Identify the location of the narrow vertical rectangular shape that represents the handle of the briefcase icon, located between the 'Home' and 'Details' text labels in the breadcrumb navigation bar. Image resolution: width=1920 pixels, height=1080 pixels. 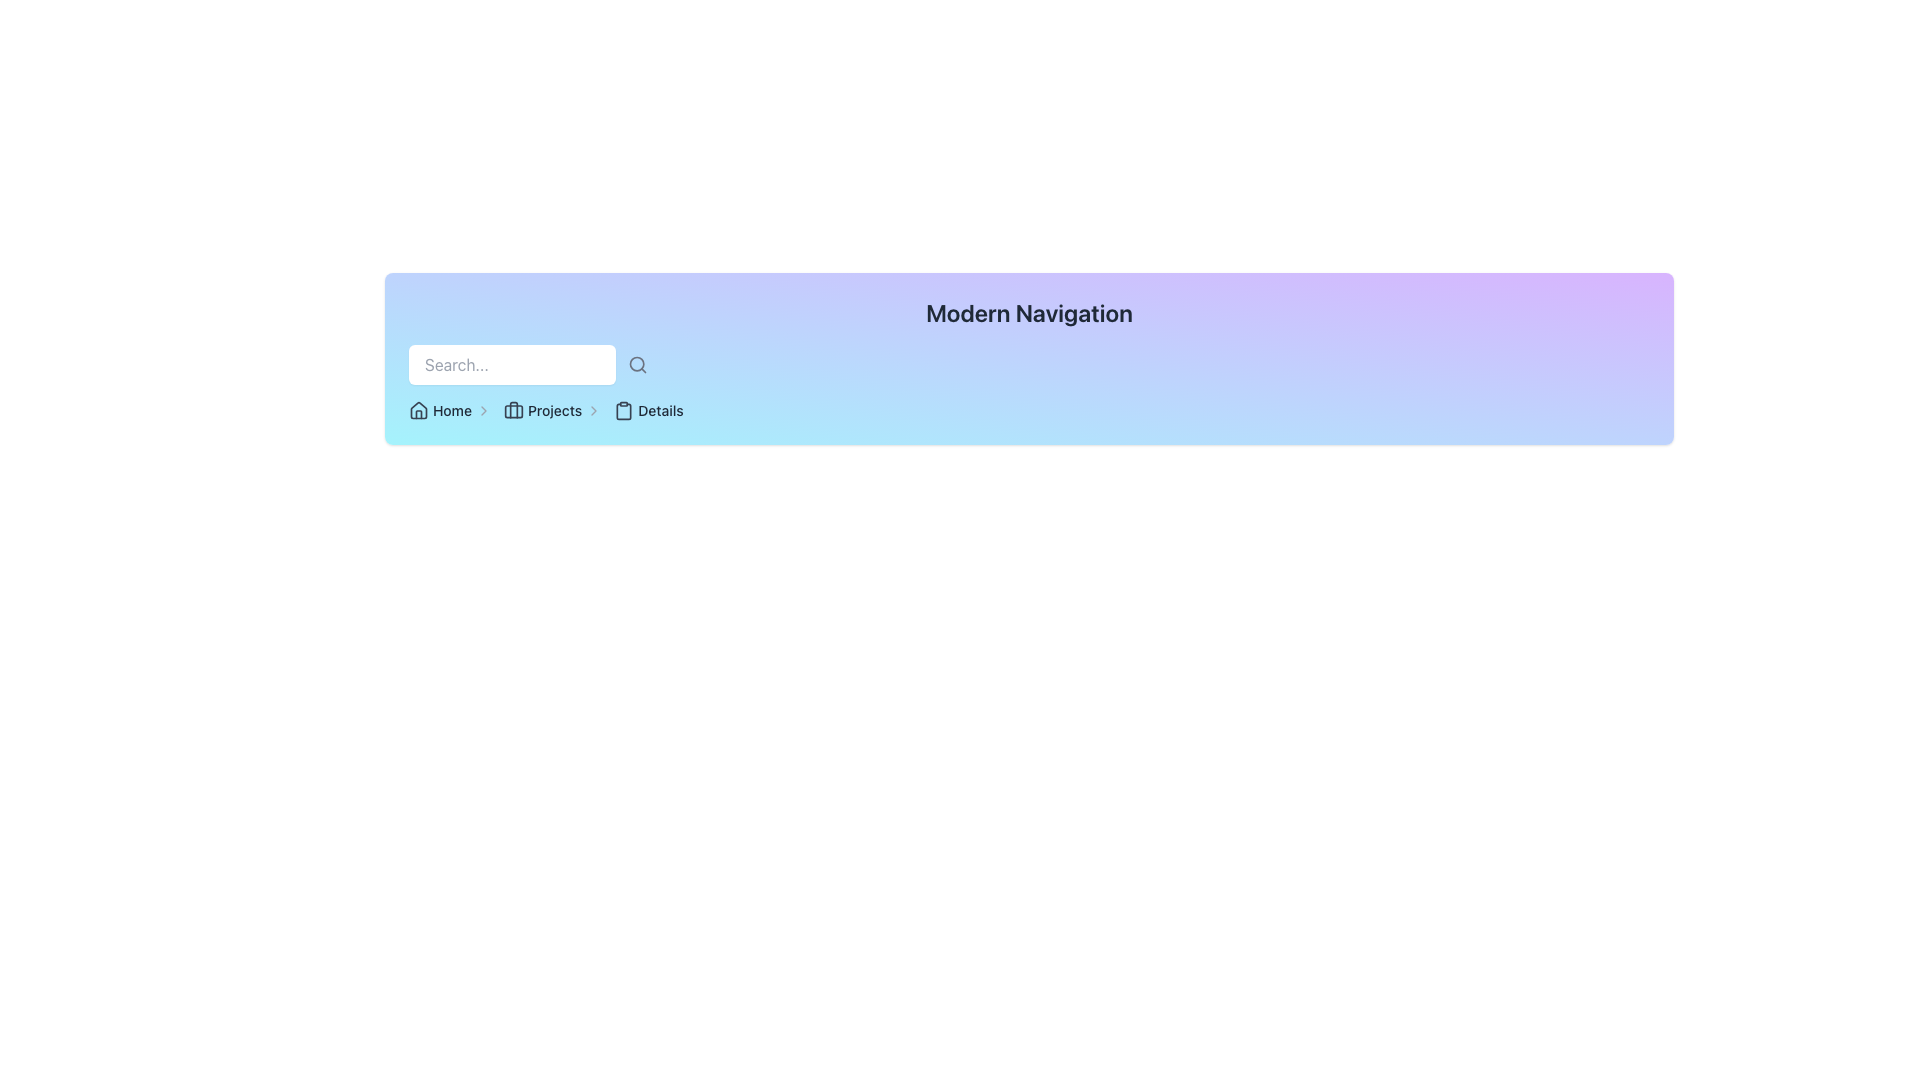
(513, 409).